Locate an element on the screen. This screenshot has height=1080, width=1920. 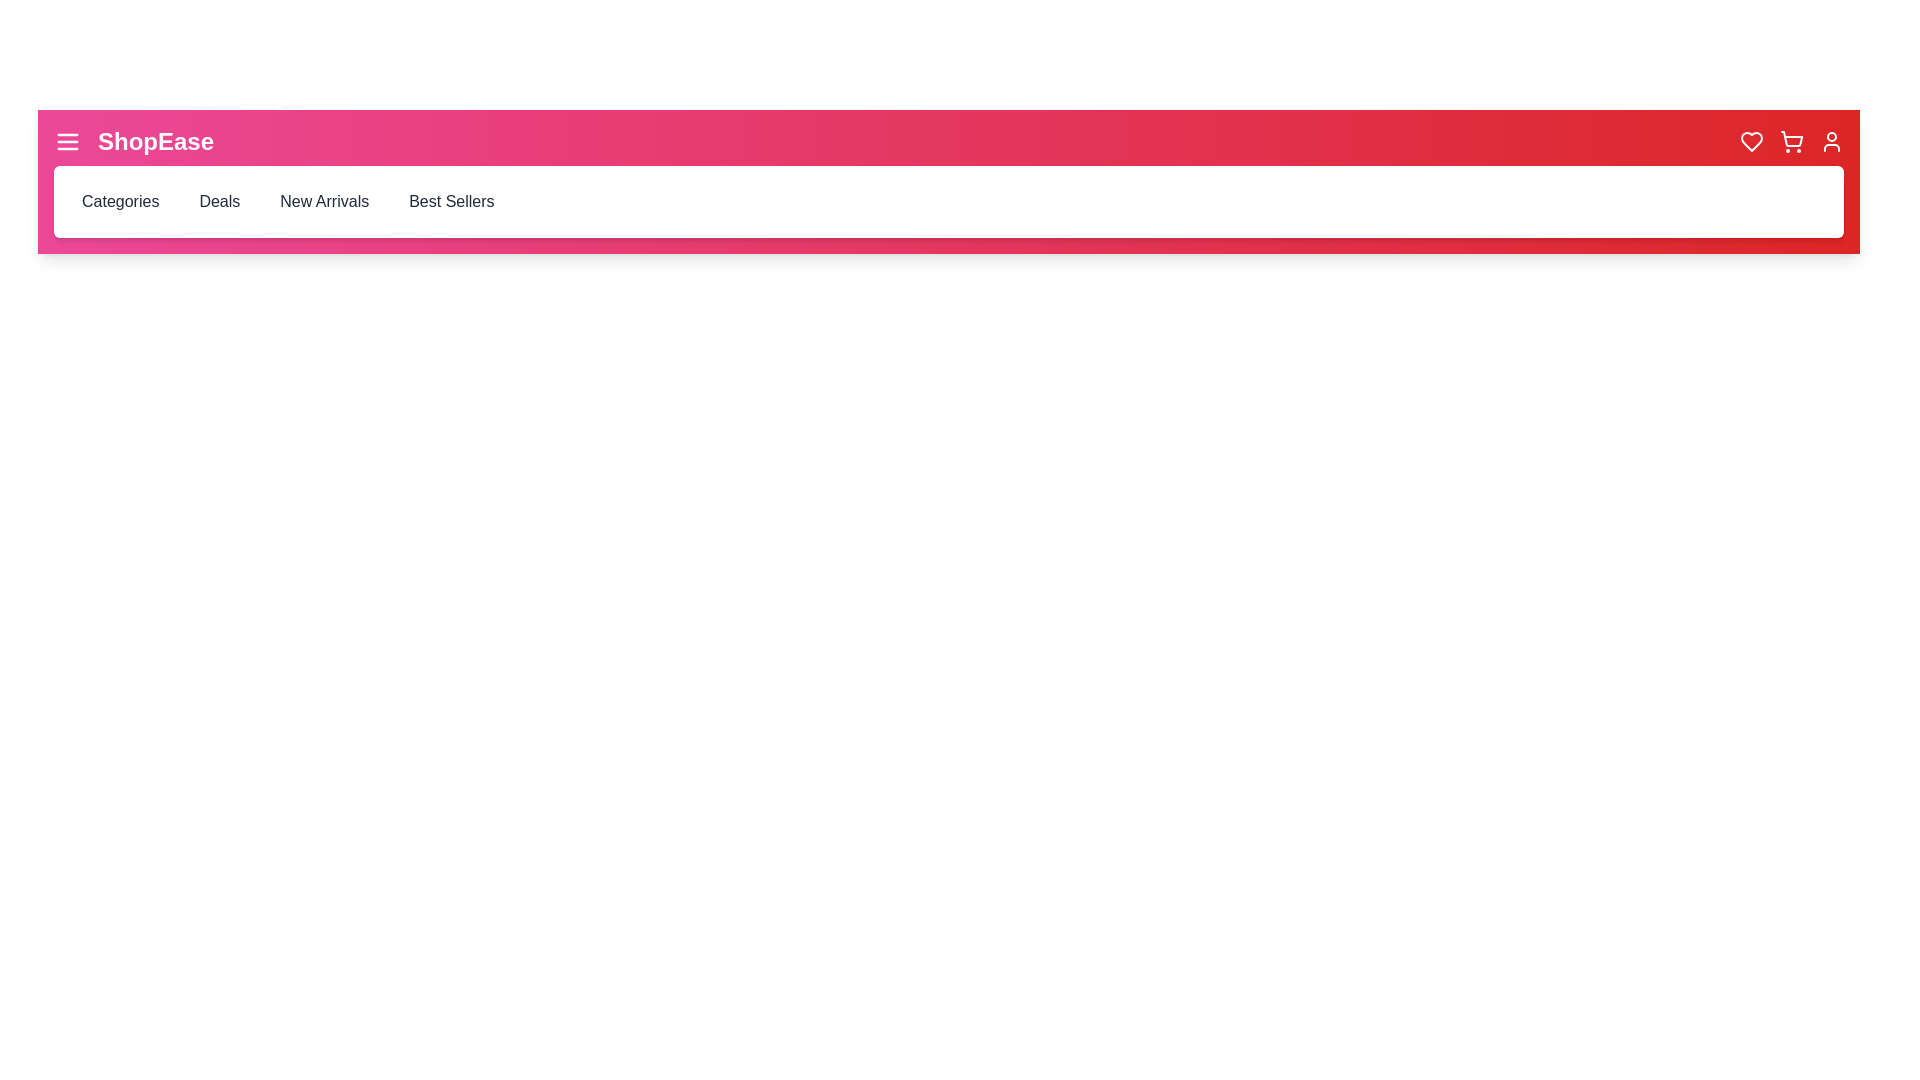
the 'Shopping Cart' icon is located at coordinates (1791, 141).